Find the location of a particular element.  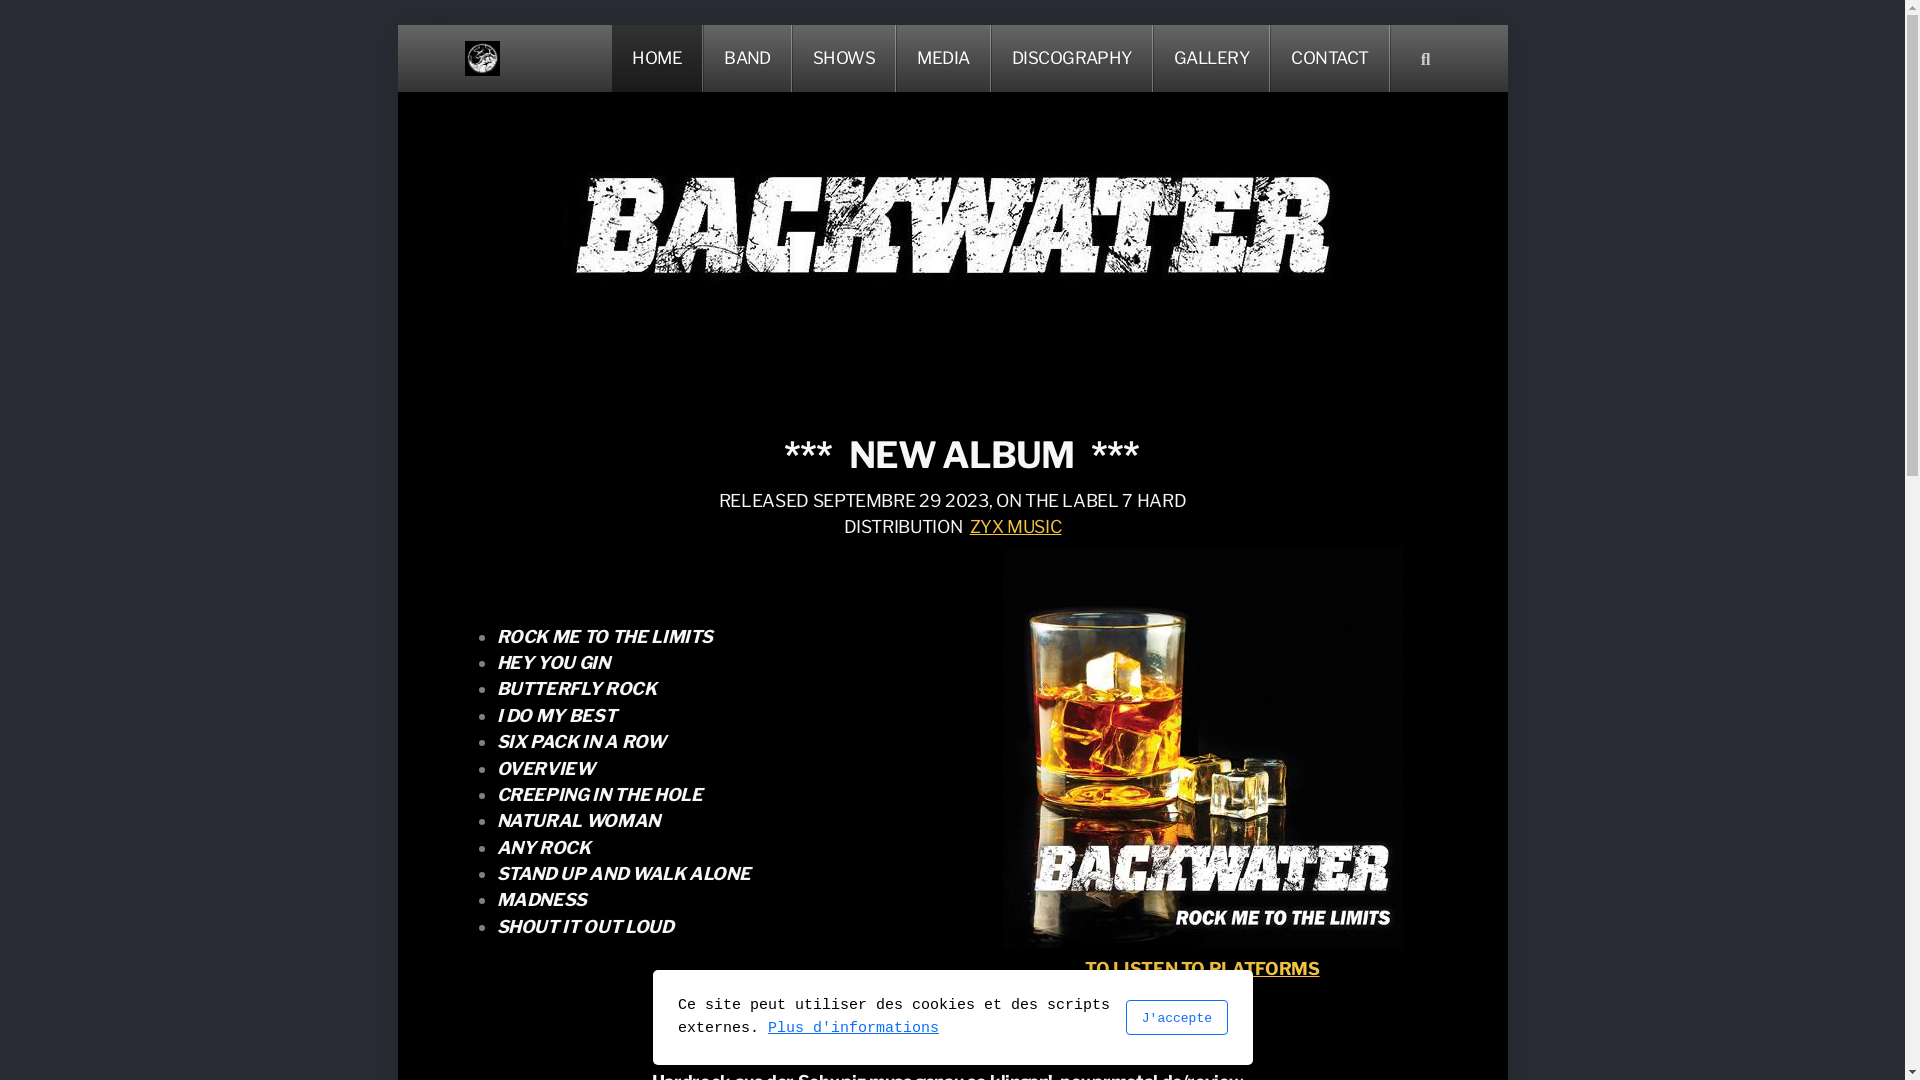

'MEDIA' is located at coordinates (942, 57).